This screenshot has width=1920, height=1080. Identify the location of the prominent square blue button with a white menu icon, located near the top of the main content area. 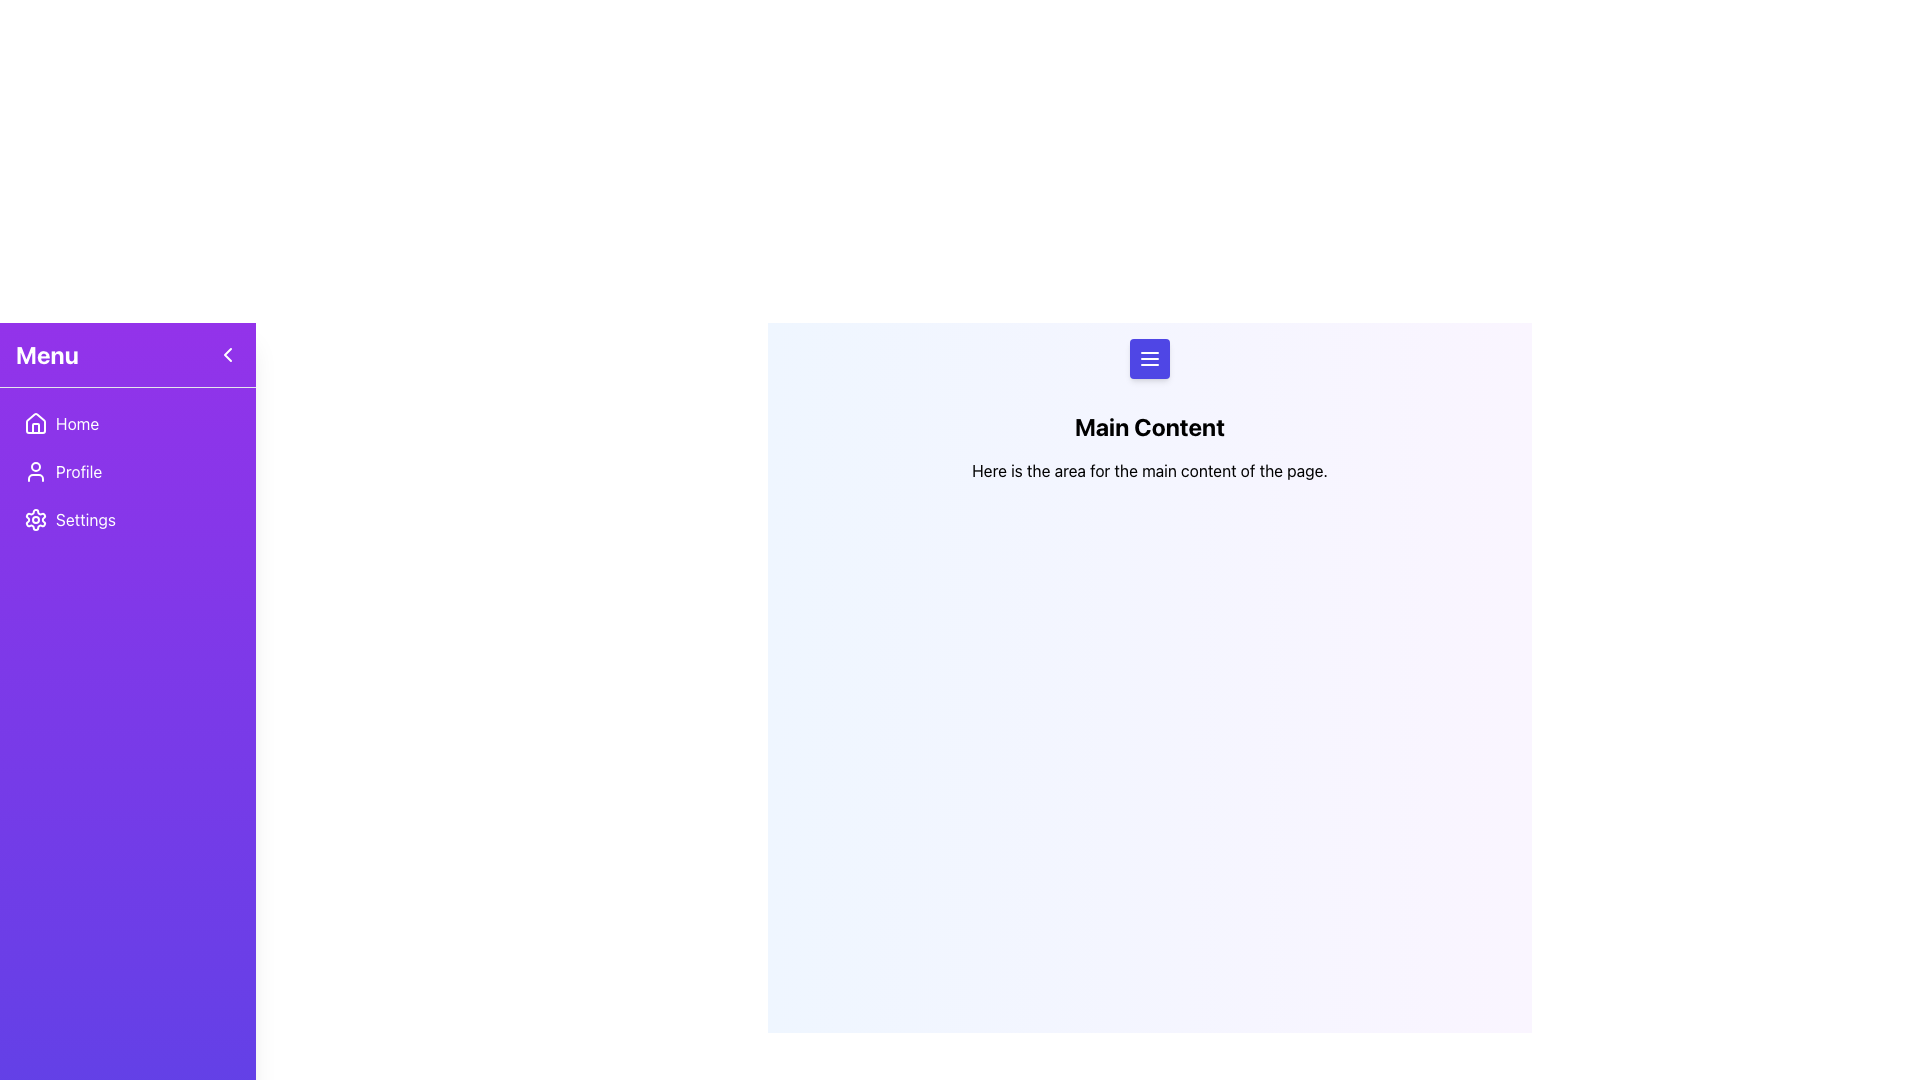
(1150, 357).